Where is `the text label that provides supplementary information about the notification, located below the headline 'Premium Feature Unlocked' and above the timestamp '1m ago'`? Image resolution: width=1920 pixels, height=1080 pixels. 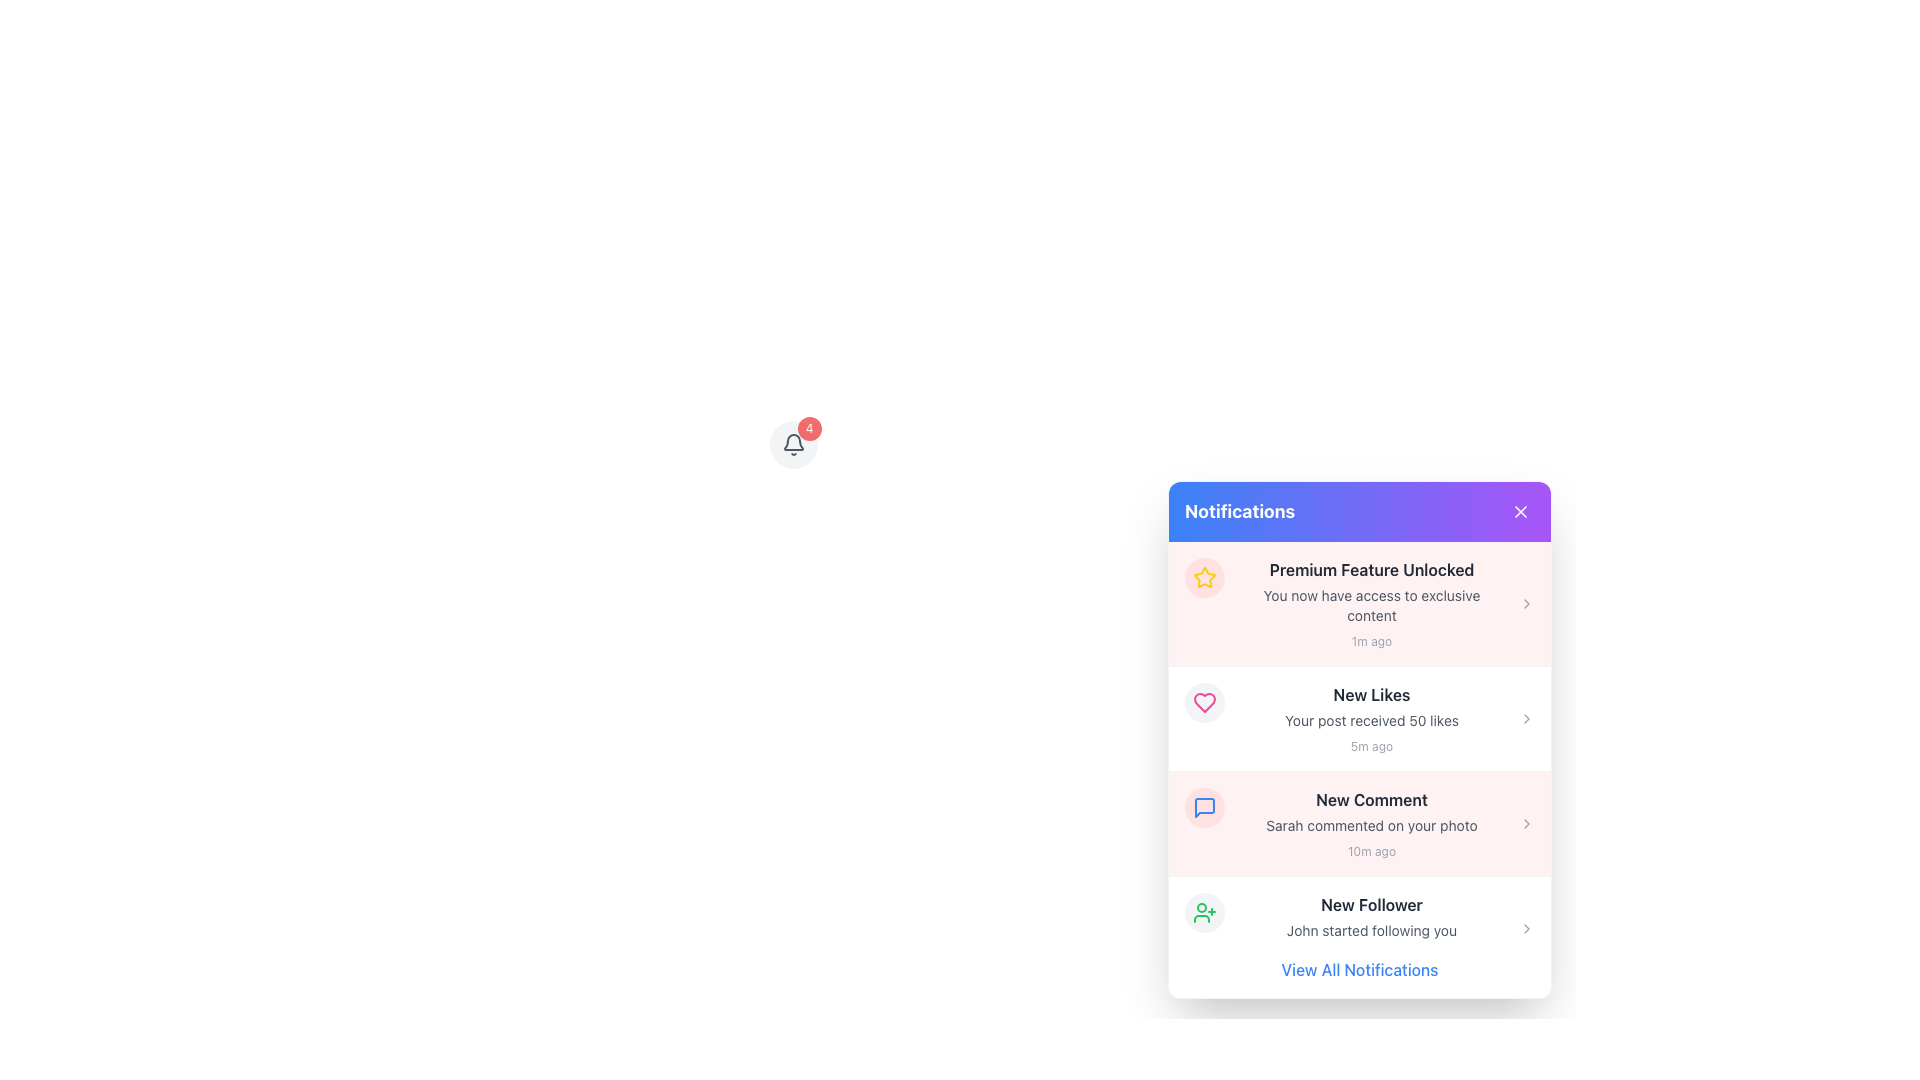 the text label that provides supplementary information about the notification, located below the headline 'Premium Feature Unlocked' and above the timestamp '1m ago' is located at coordinates (1371, 604).